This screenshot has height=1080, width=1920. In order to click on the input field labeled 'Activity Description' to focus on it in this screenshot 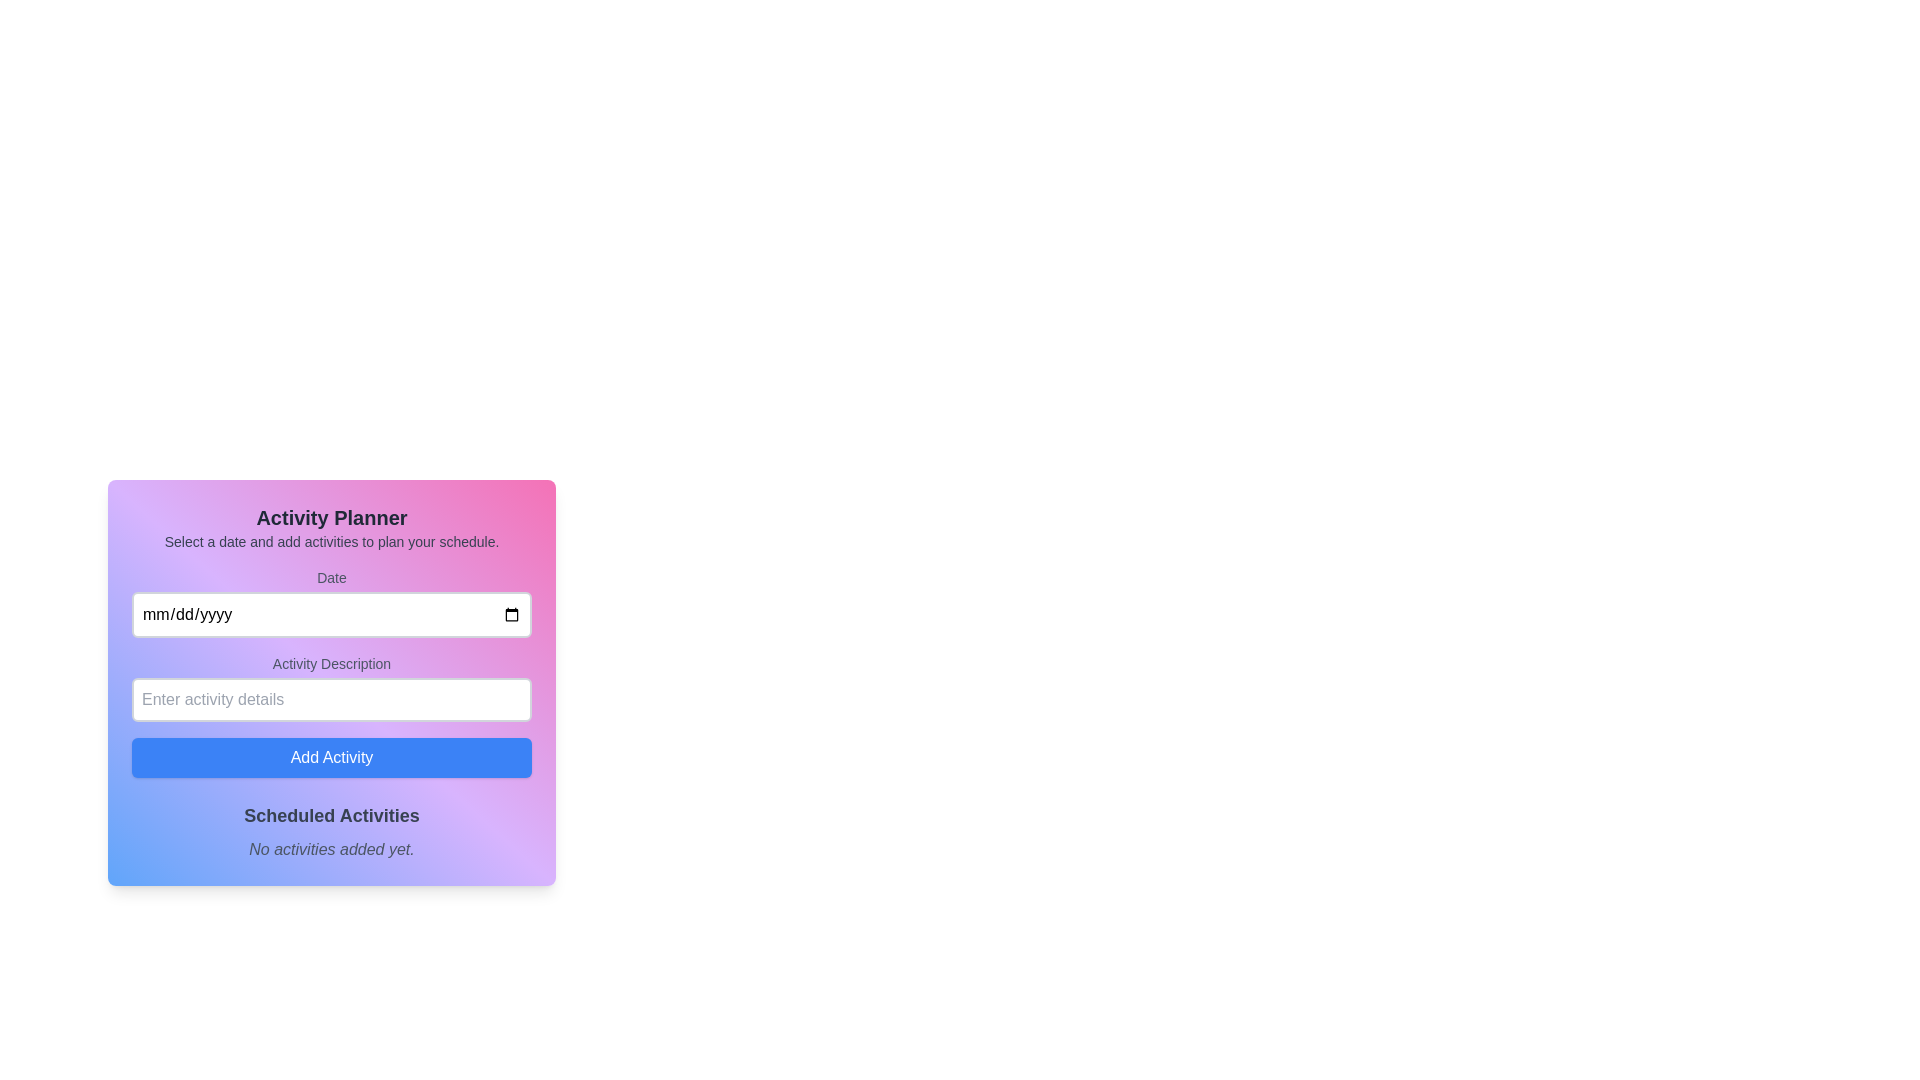, I will do `click(331, 686)`.